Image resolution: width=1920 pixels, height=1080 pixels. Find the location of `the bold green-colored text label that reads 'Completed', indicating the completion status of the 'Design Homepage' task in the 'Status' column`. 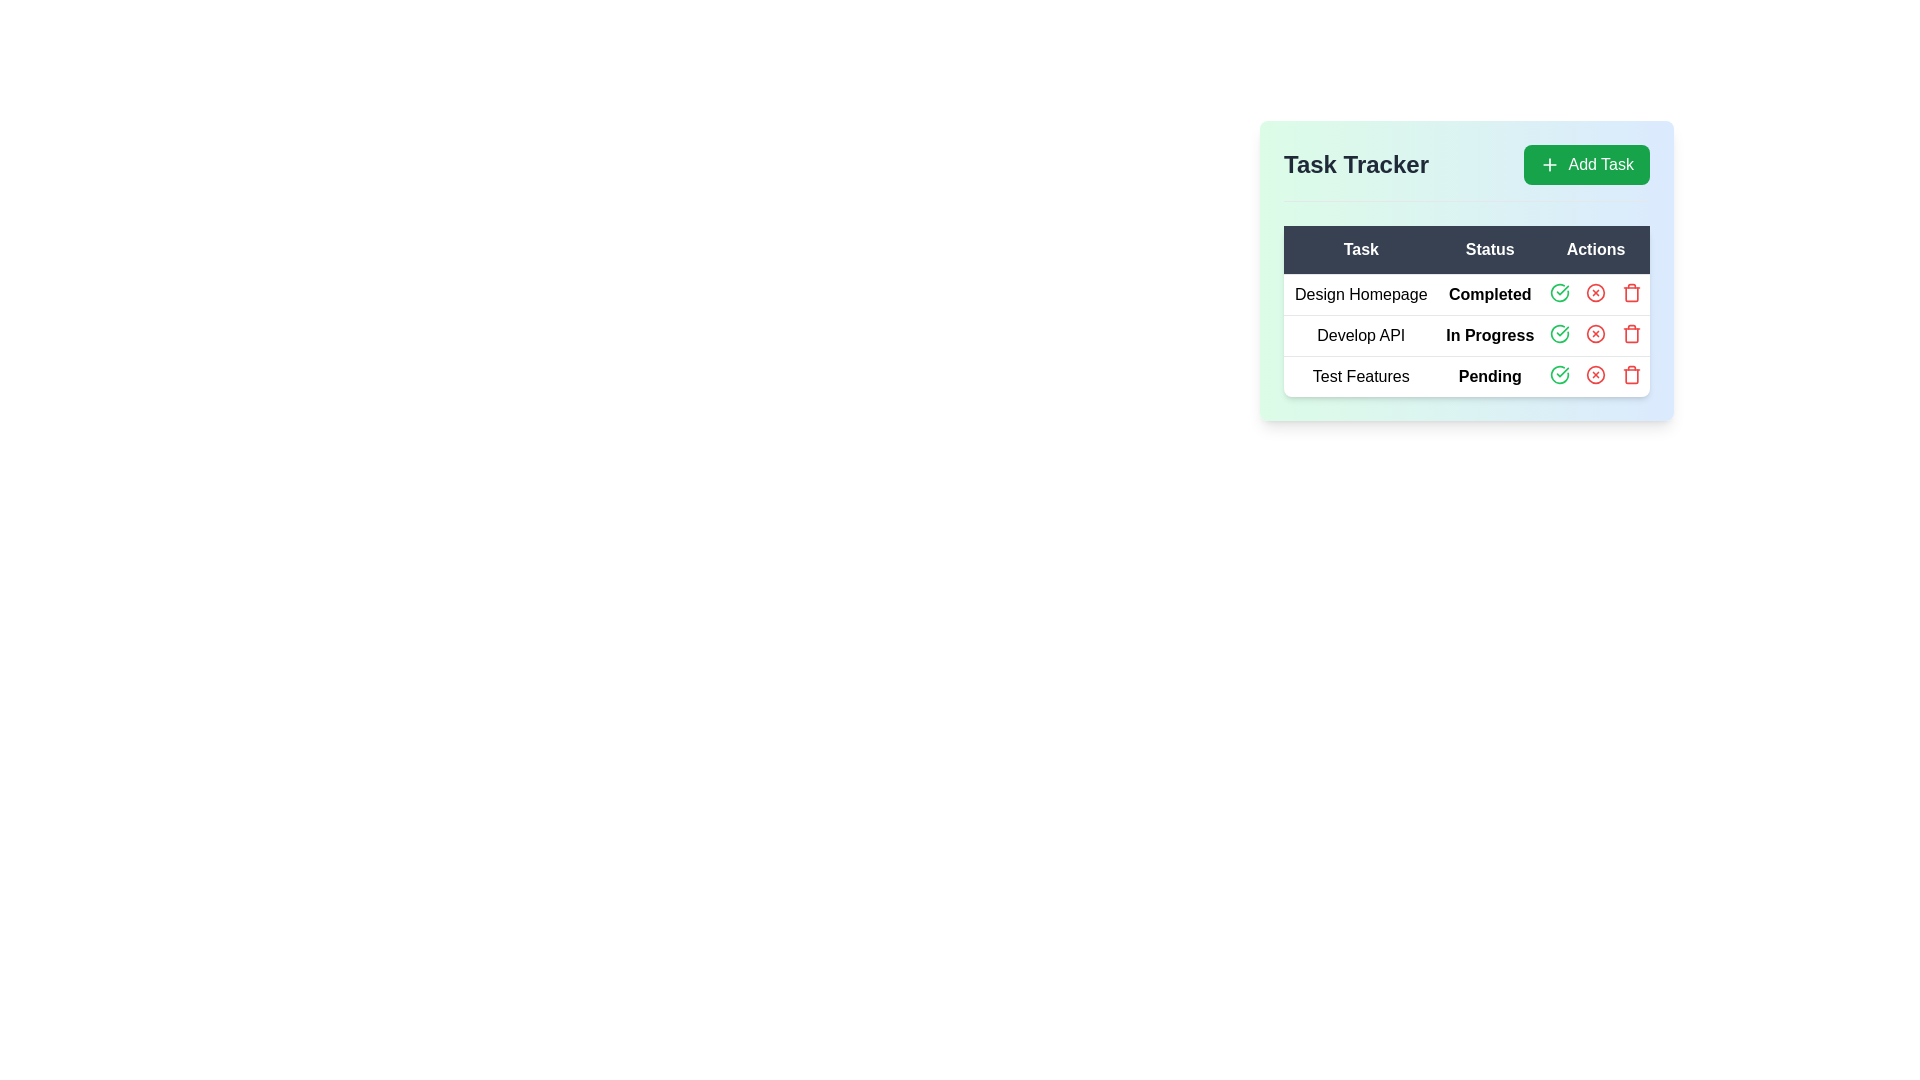

the bold green-colored text label that reads 'Completed', indicating the completion status of the 'Design Homepage' task in the 'Status' column is located at coordinates (1490, 294).